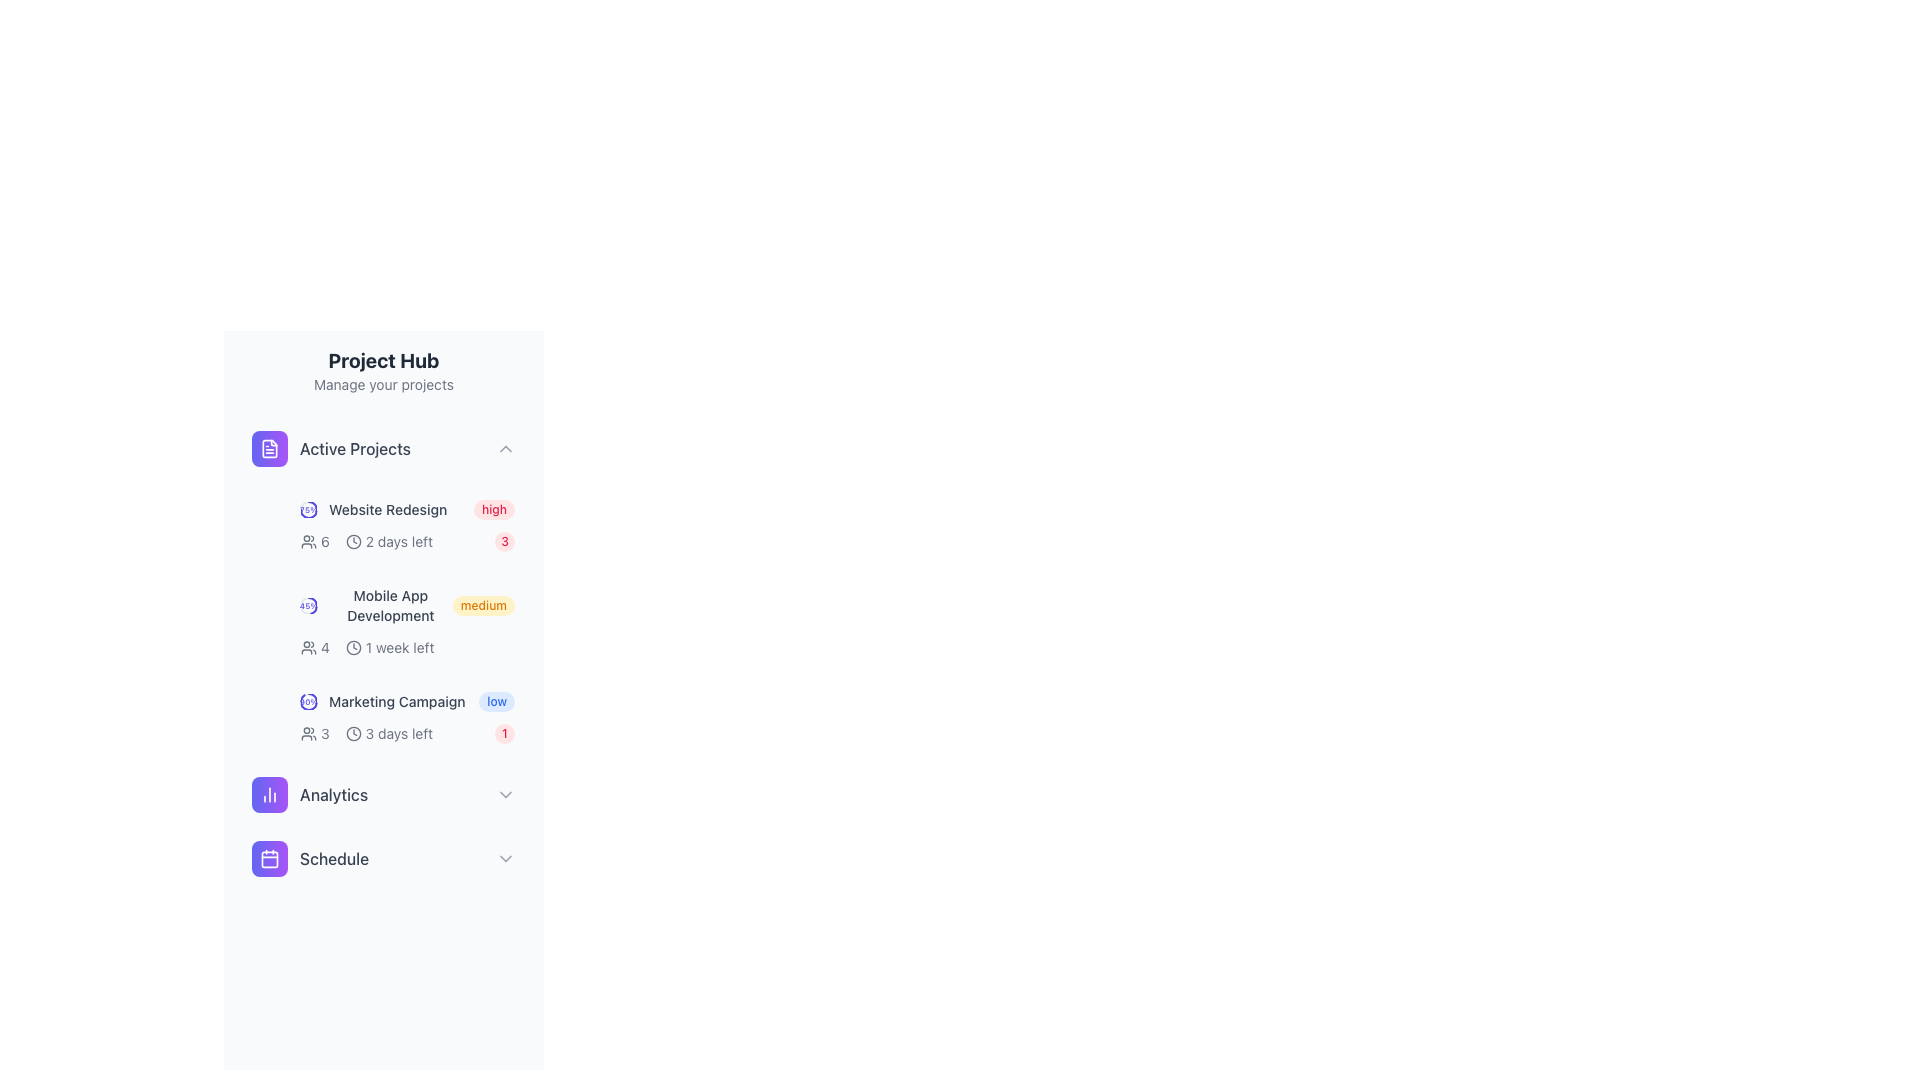 This screenshot has height=1080, width=1920. What do you see at coordinates (384, 586) in the screenshot?
I see `the 'Mobile App Development' informational card located in the 'Active Projects' section for more details` at bounding box center [384, 586].